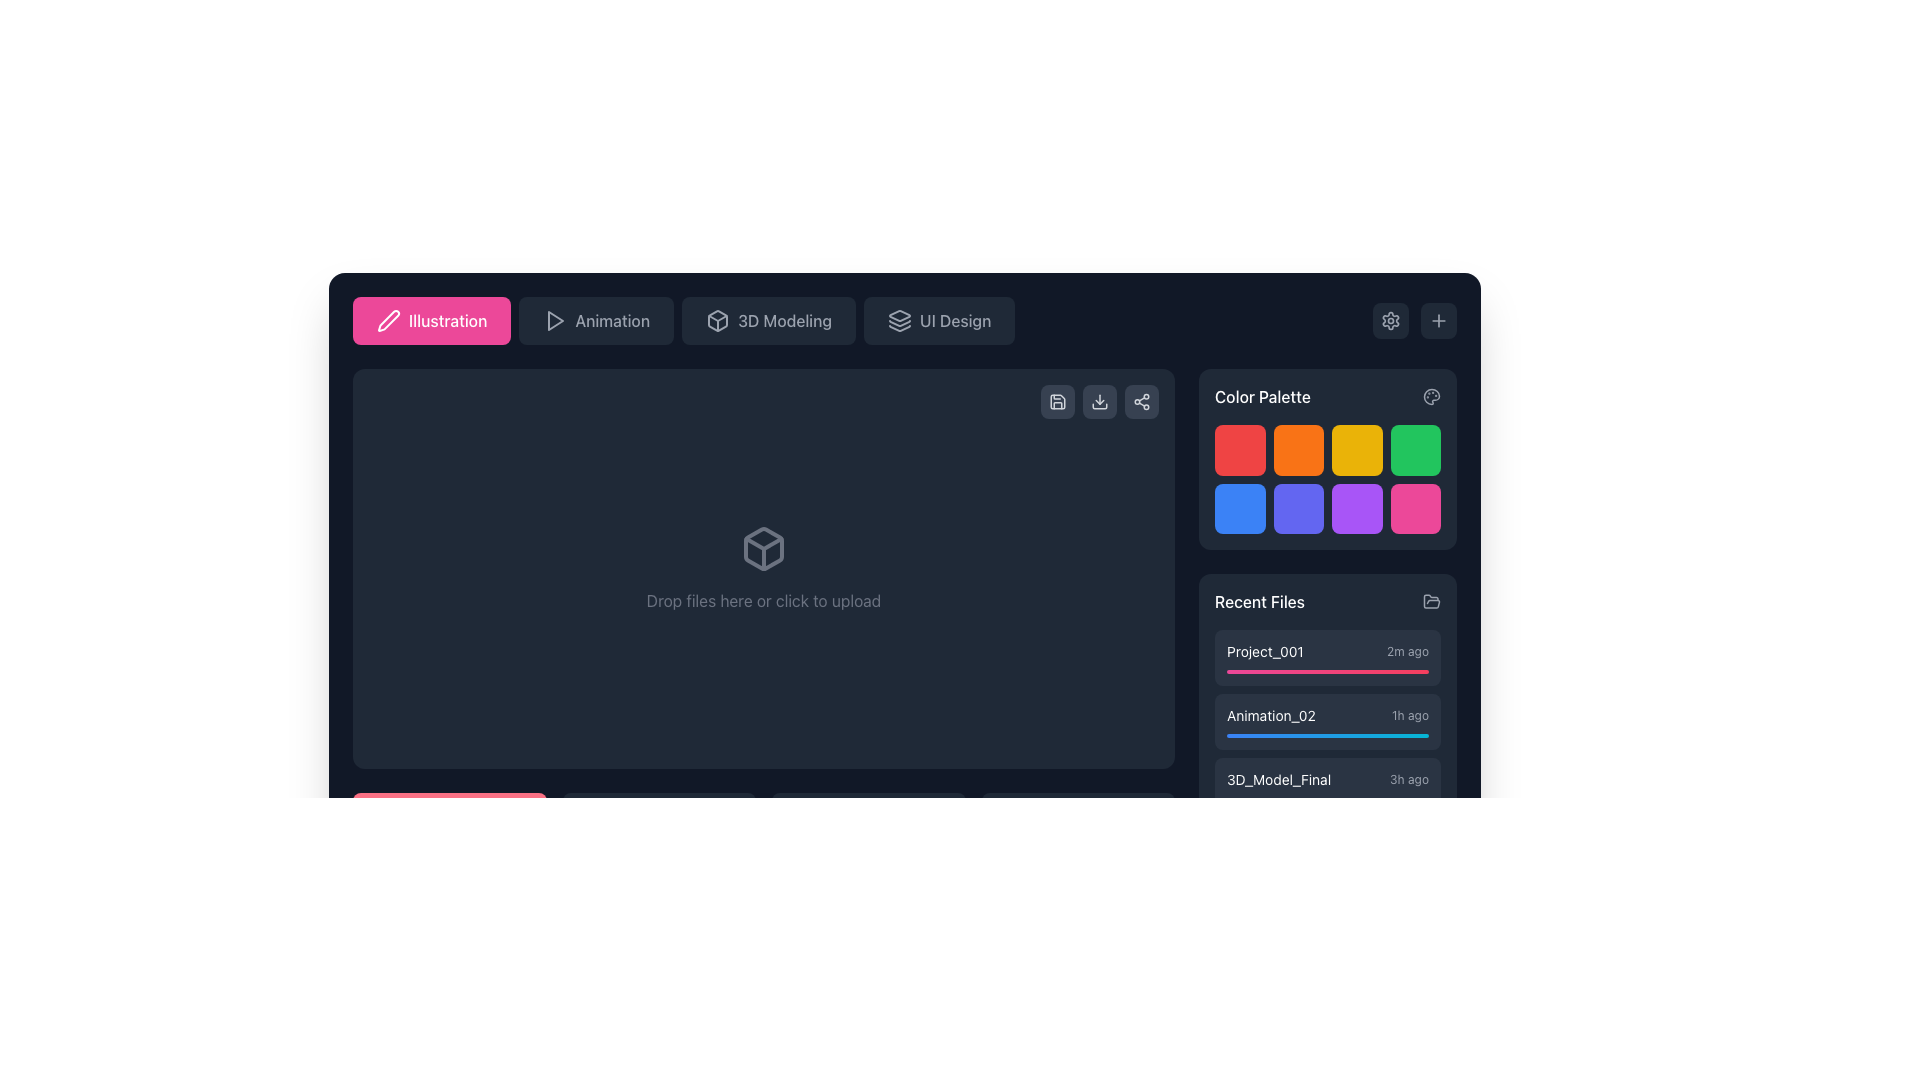 Image resolution: width=1920 pixels, height=1080 pixels. I want to click on the selectable color square in the rightmost column of the first row in the grid to observe the hover effect, so click(1414, 450).